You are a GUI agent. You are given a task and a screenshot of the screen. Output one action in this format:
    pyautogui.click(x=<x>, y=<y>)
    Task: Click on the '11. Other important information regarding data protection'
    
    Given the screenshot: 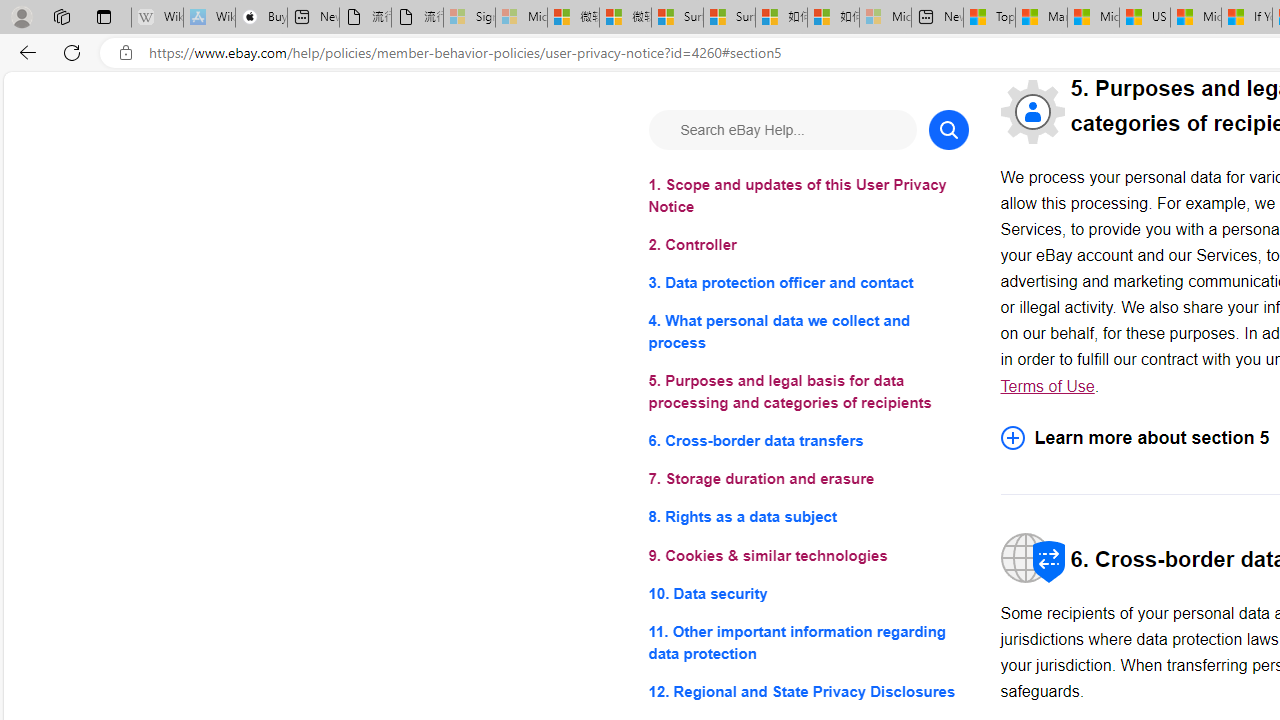 What is the action you would take?
    pyautogui.click(x=808, y=642)
    